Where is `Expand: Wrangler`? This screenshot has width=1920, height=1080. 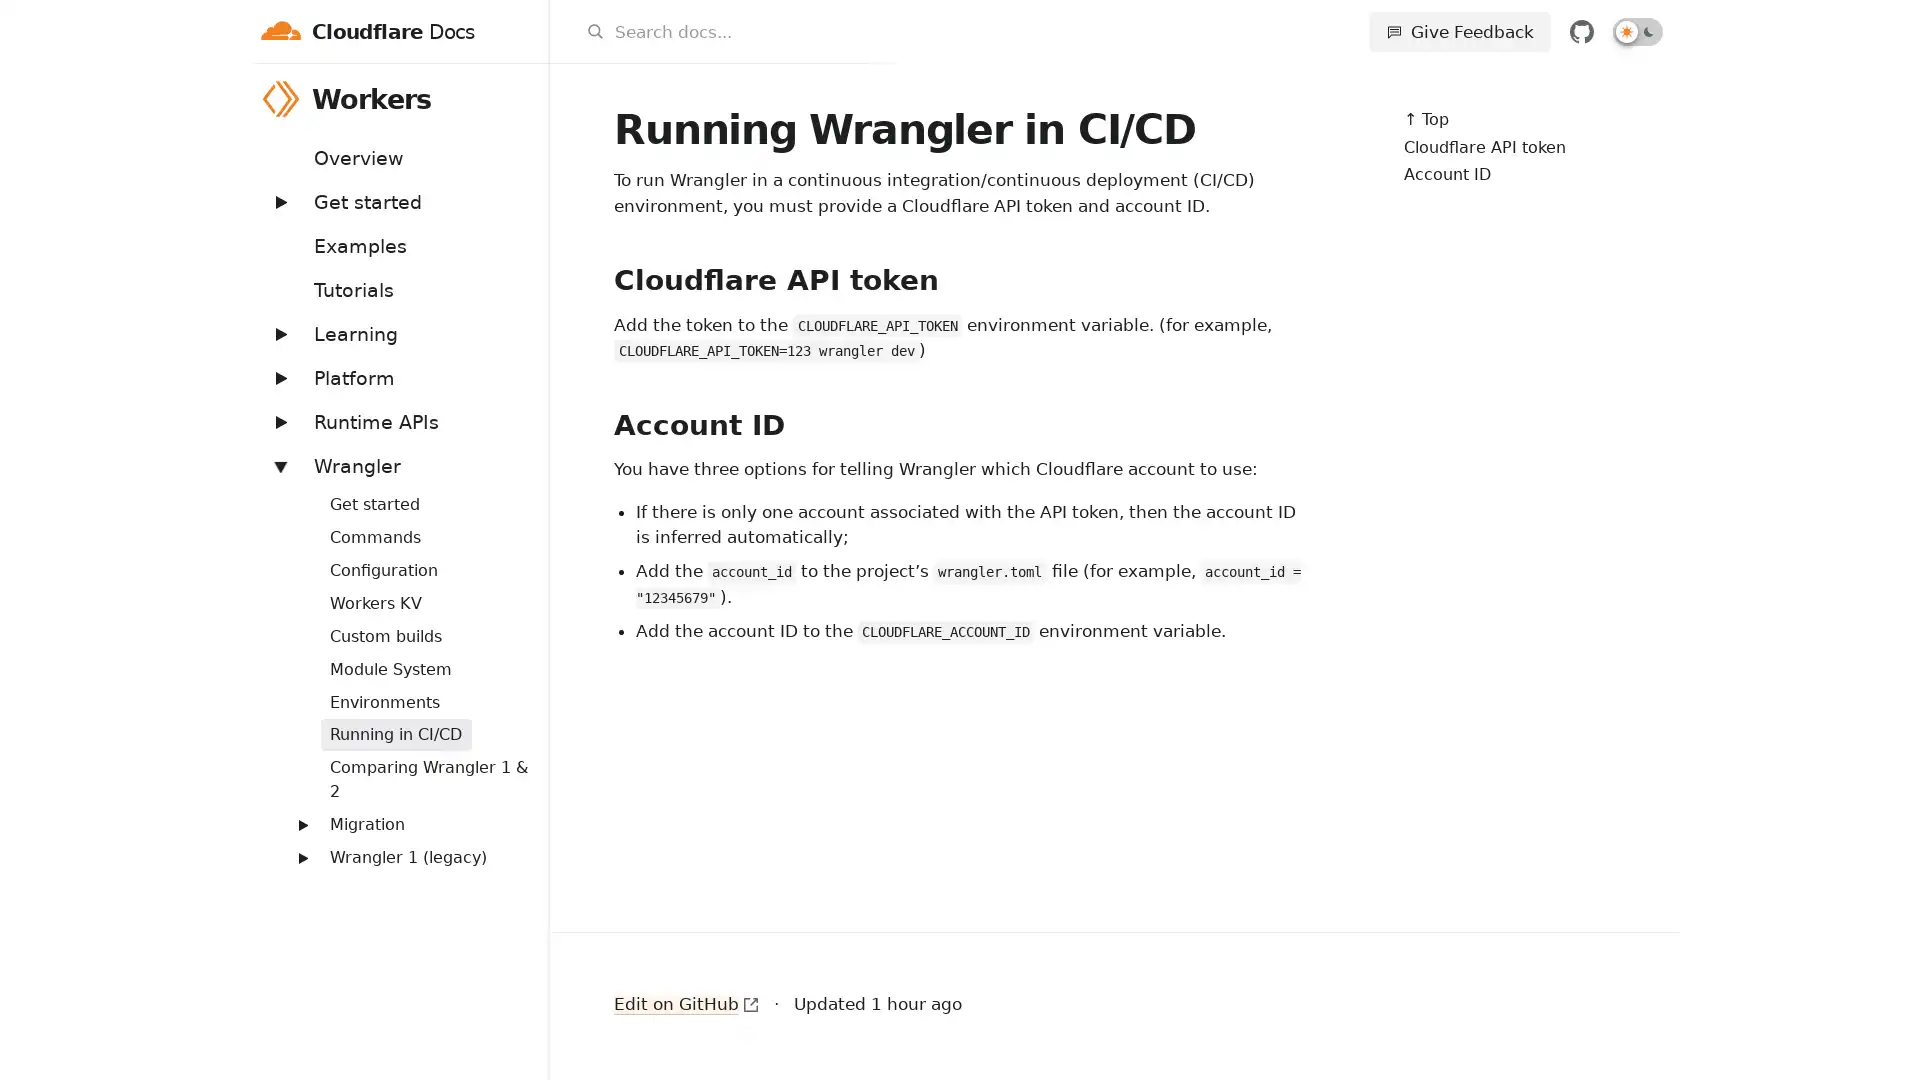
Expand: Wrangler is located at coordinates (278, 465).